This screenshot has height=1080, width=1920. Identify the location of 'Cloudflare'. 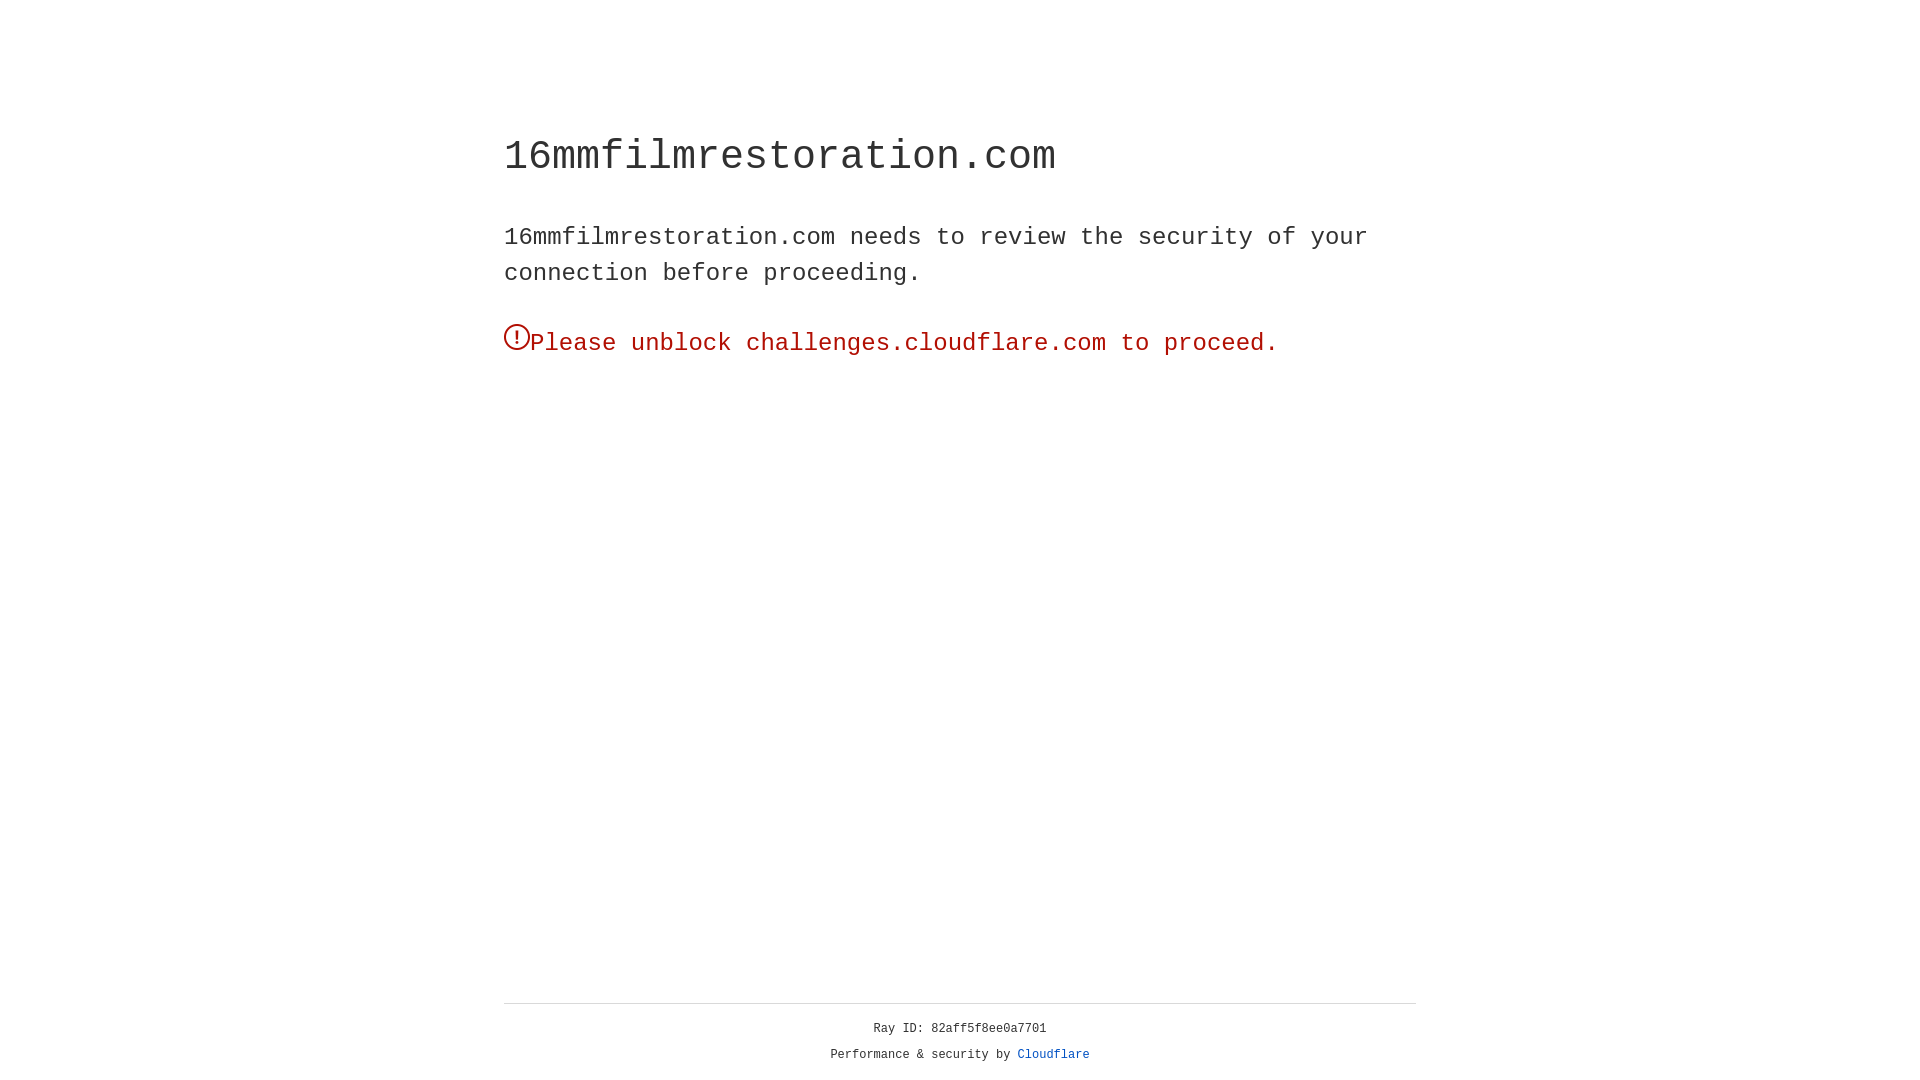
(1053, 1054).